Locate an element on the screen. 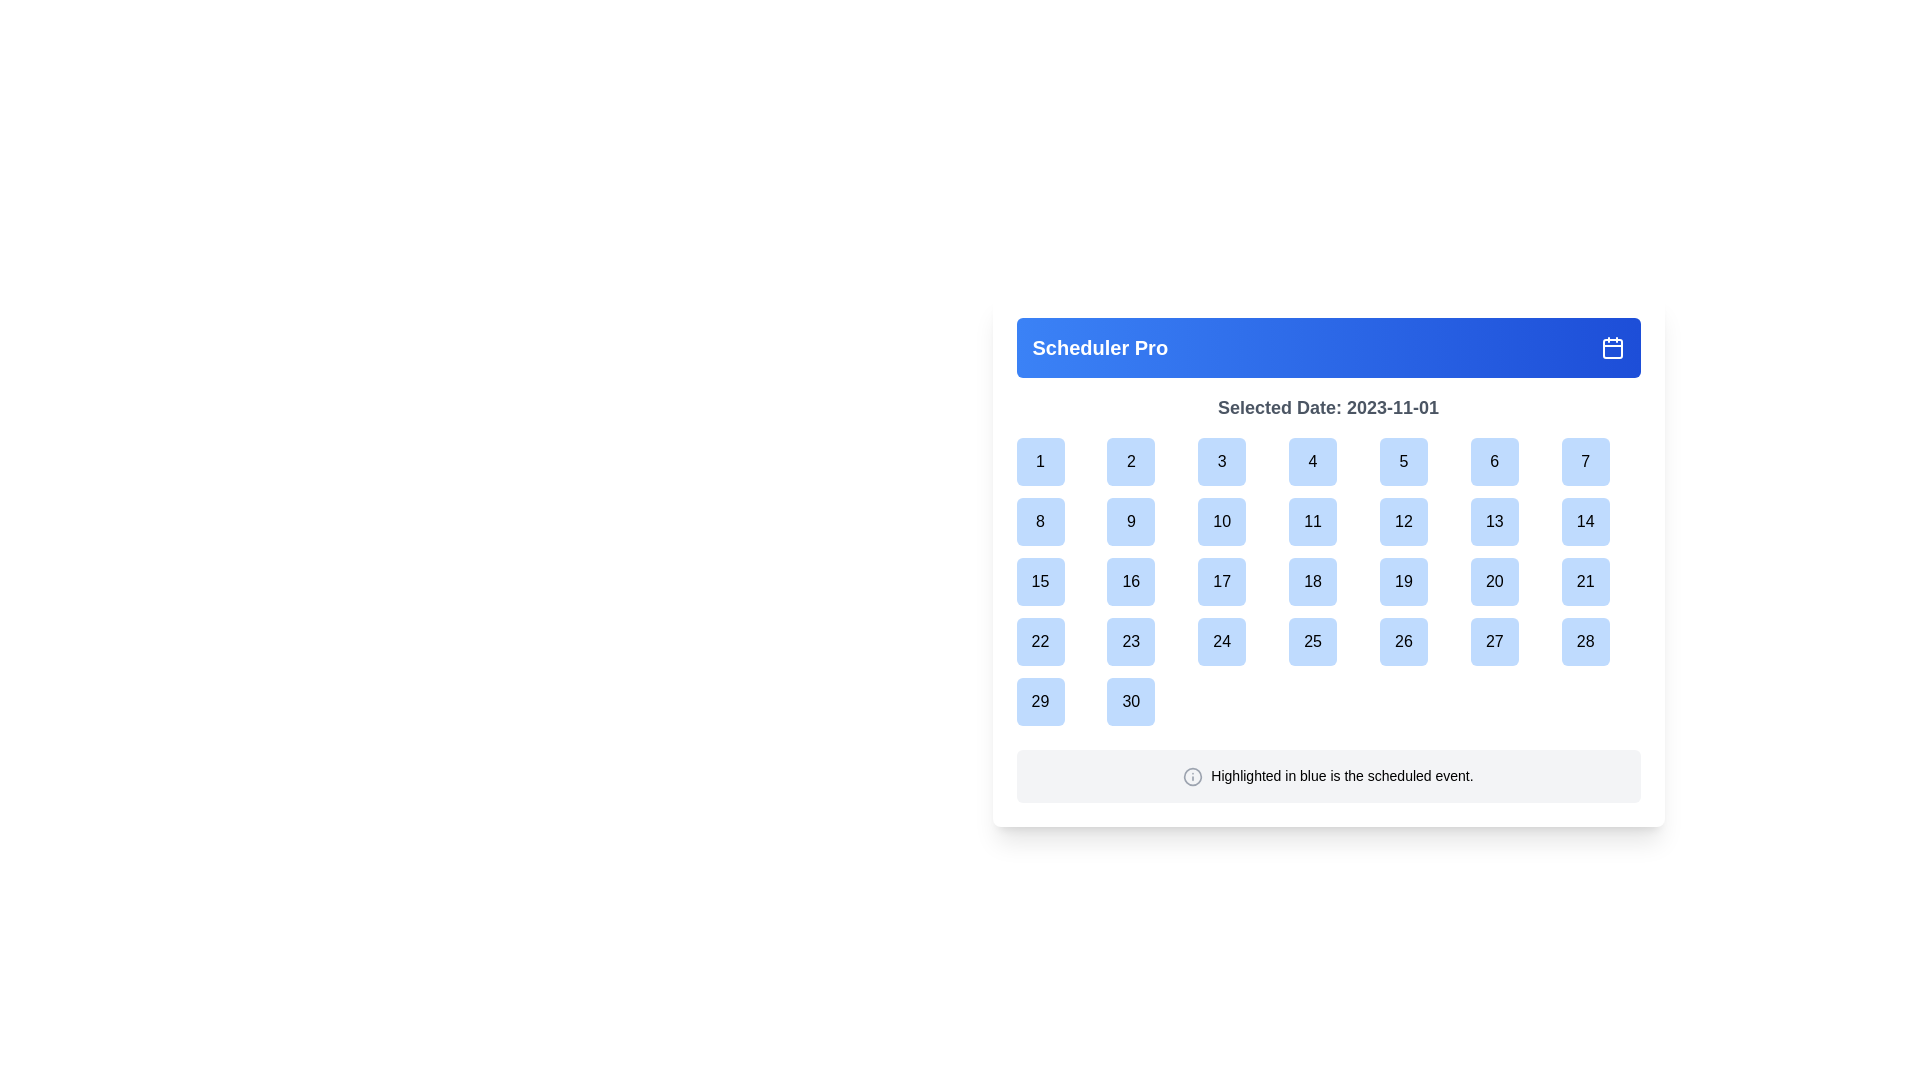  the square button with rounded corners, light blue background, and bold black numeral '12' to observe its hover effect is located at coordinates (1402, 520).